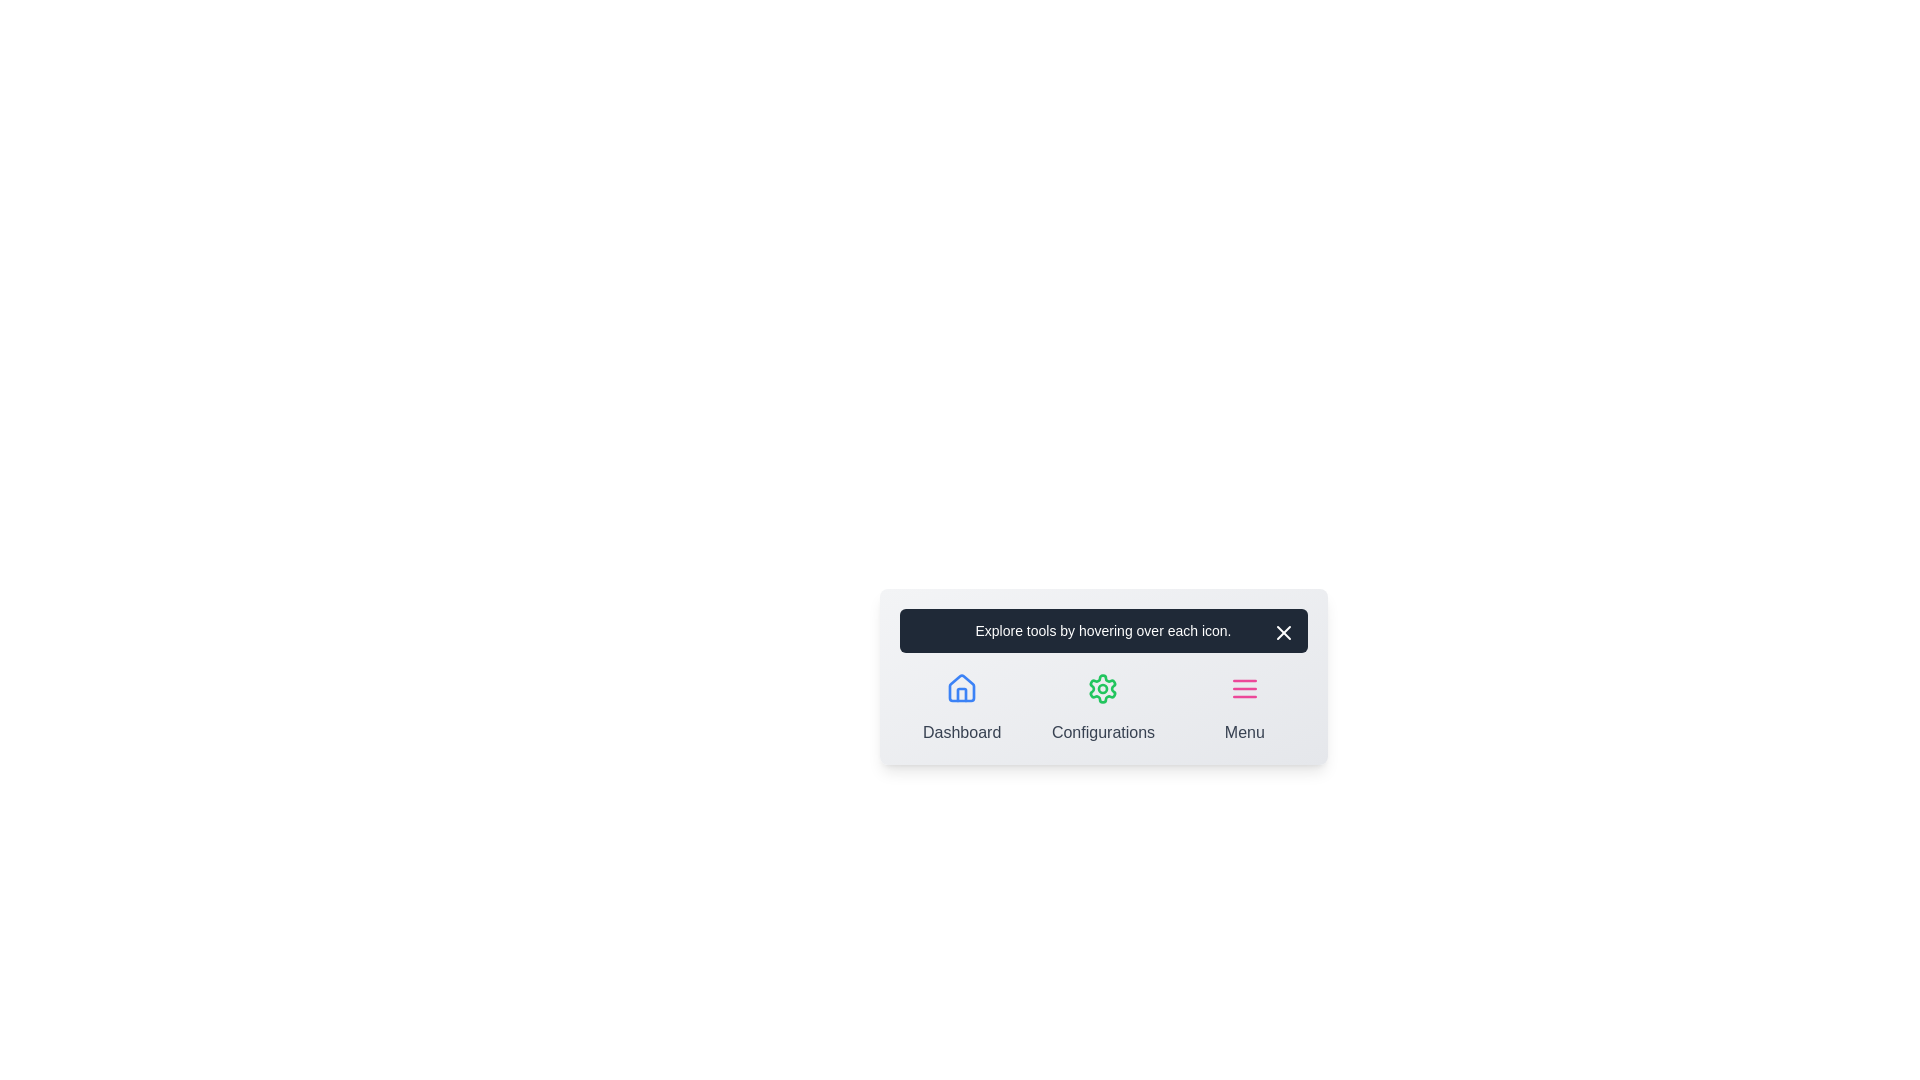  What do you see at coordinates (1102, 688) in the screenshot?
I see `the green settings cogwheel icon labeled 'Configurations'` at bounding box center [1102, 688].